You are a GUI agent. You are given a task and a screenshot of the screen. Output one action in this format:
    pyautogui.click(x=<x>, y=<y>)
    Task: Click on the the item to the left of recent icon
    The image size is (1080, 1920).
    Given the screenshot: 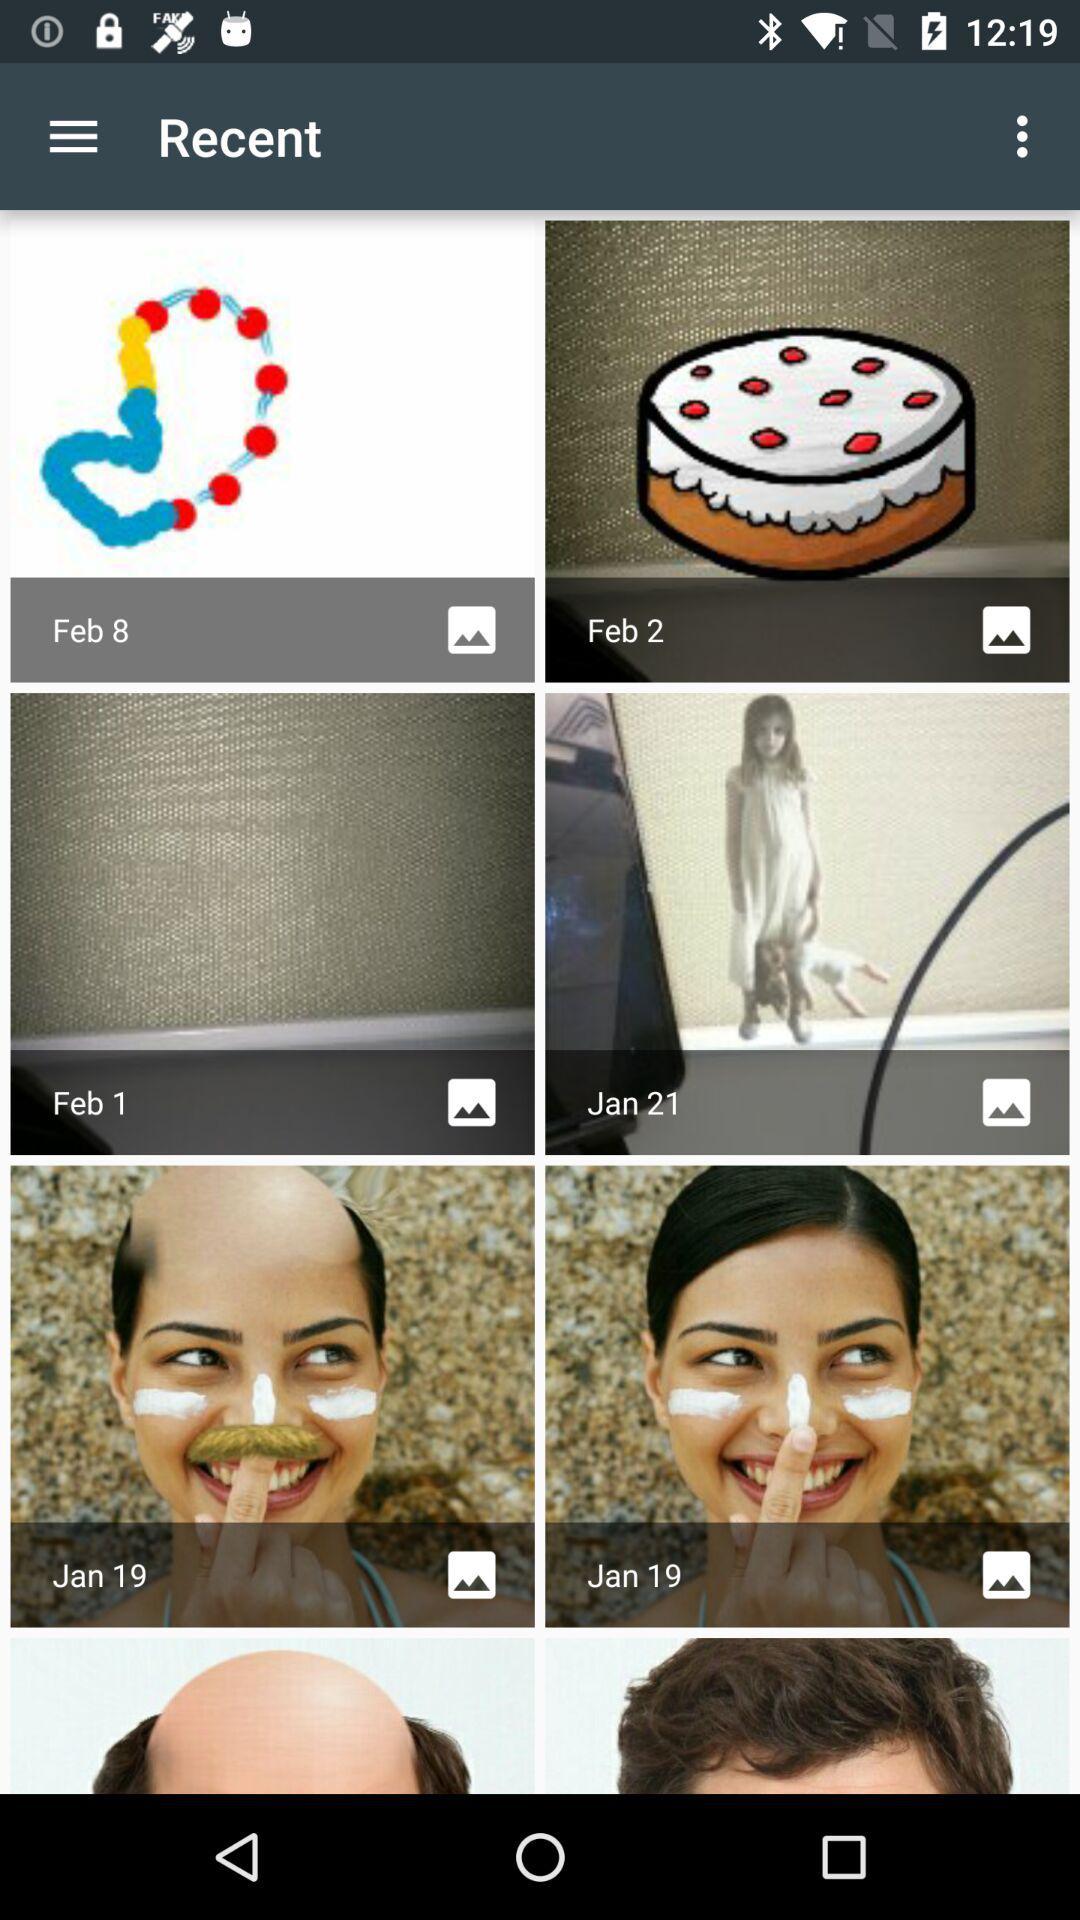 What is the action you would take?
    pyautogui.click(x=72, y=135)
    